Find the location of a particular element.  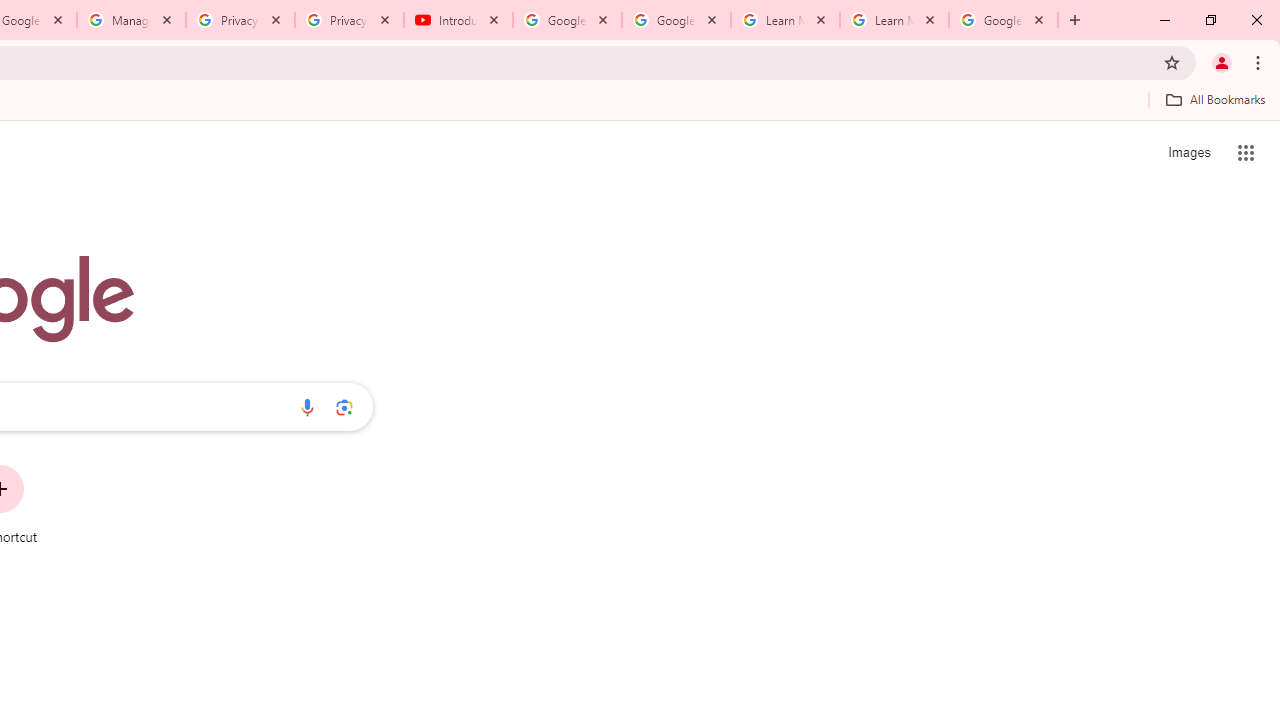

'Search for Images ' is located at coordinates (1189, 152).